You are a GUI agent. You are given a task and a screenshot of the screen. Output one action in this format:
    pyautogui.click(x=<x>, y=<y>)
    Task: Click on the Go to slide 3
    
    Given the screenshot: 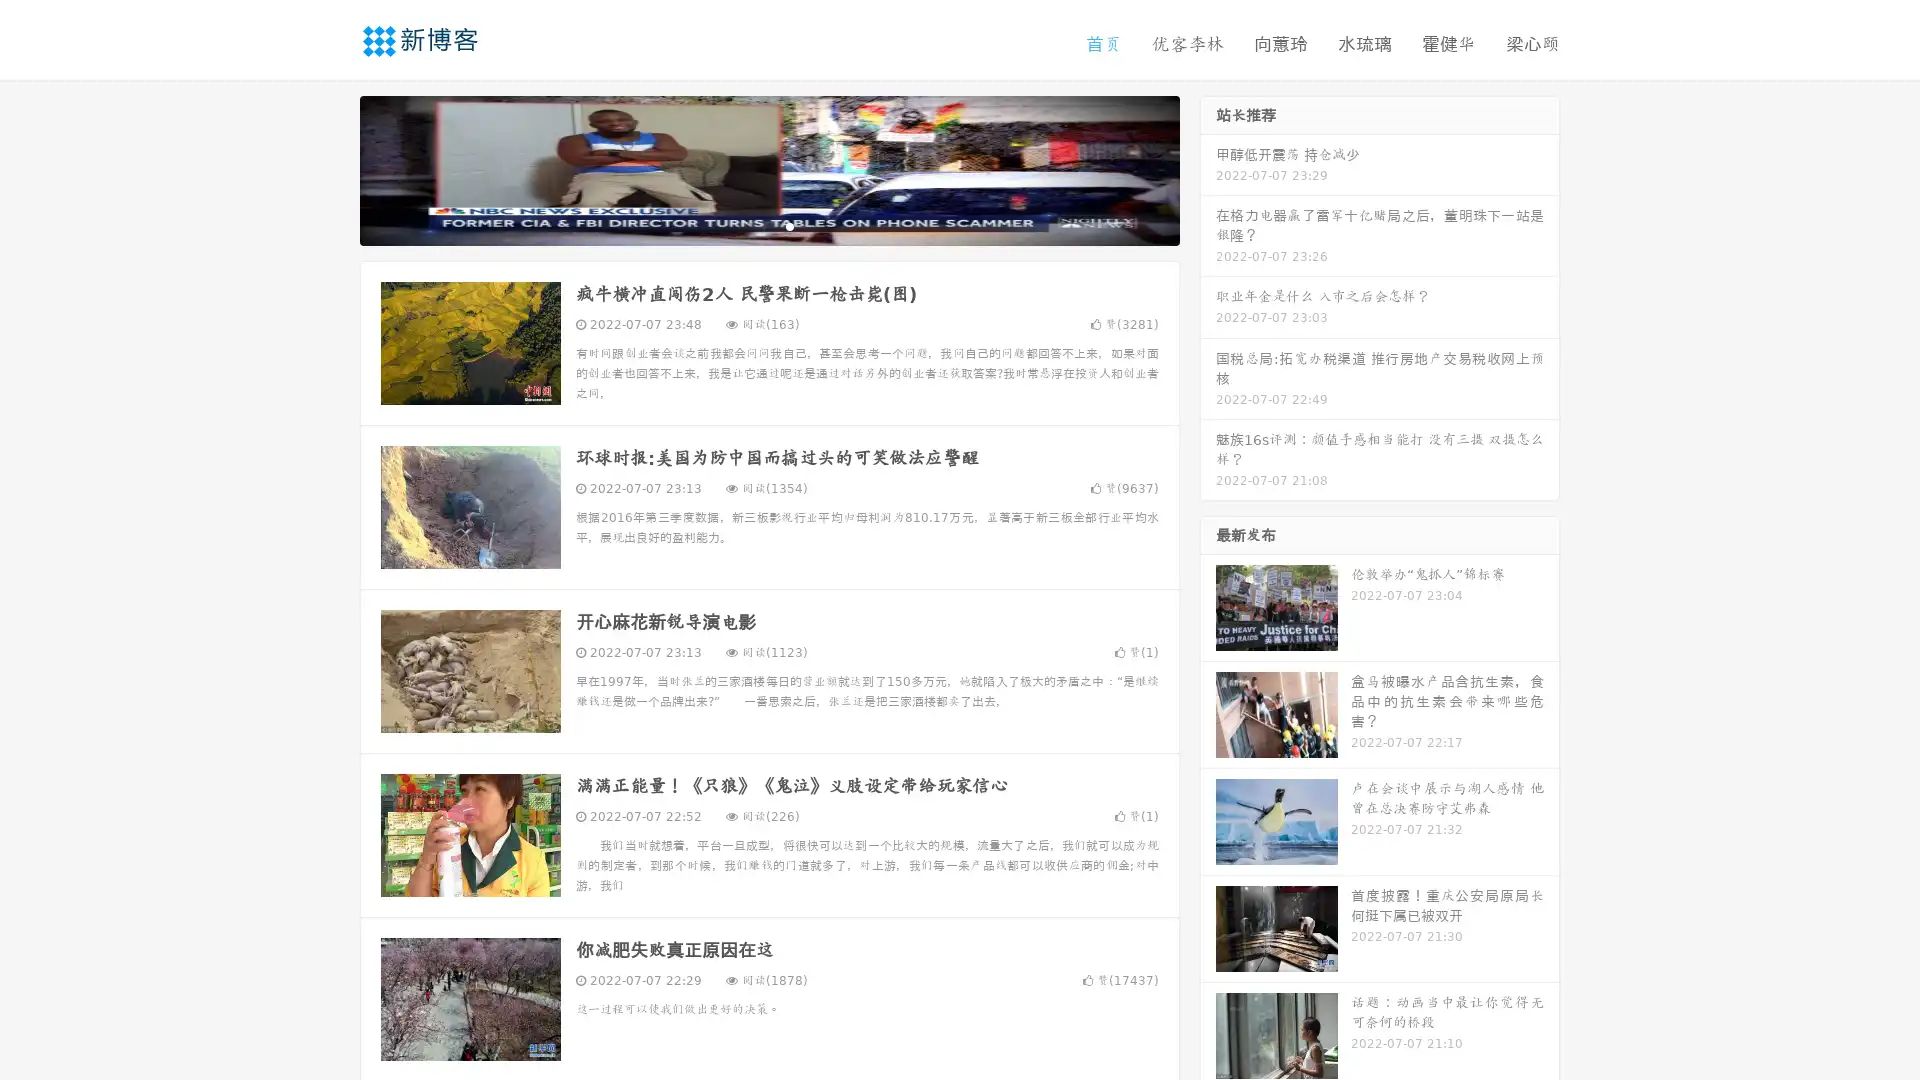 What is the action you would take?
    pyautogui.click(x=789, y=225)
    